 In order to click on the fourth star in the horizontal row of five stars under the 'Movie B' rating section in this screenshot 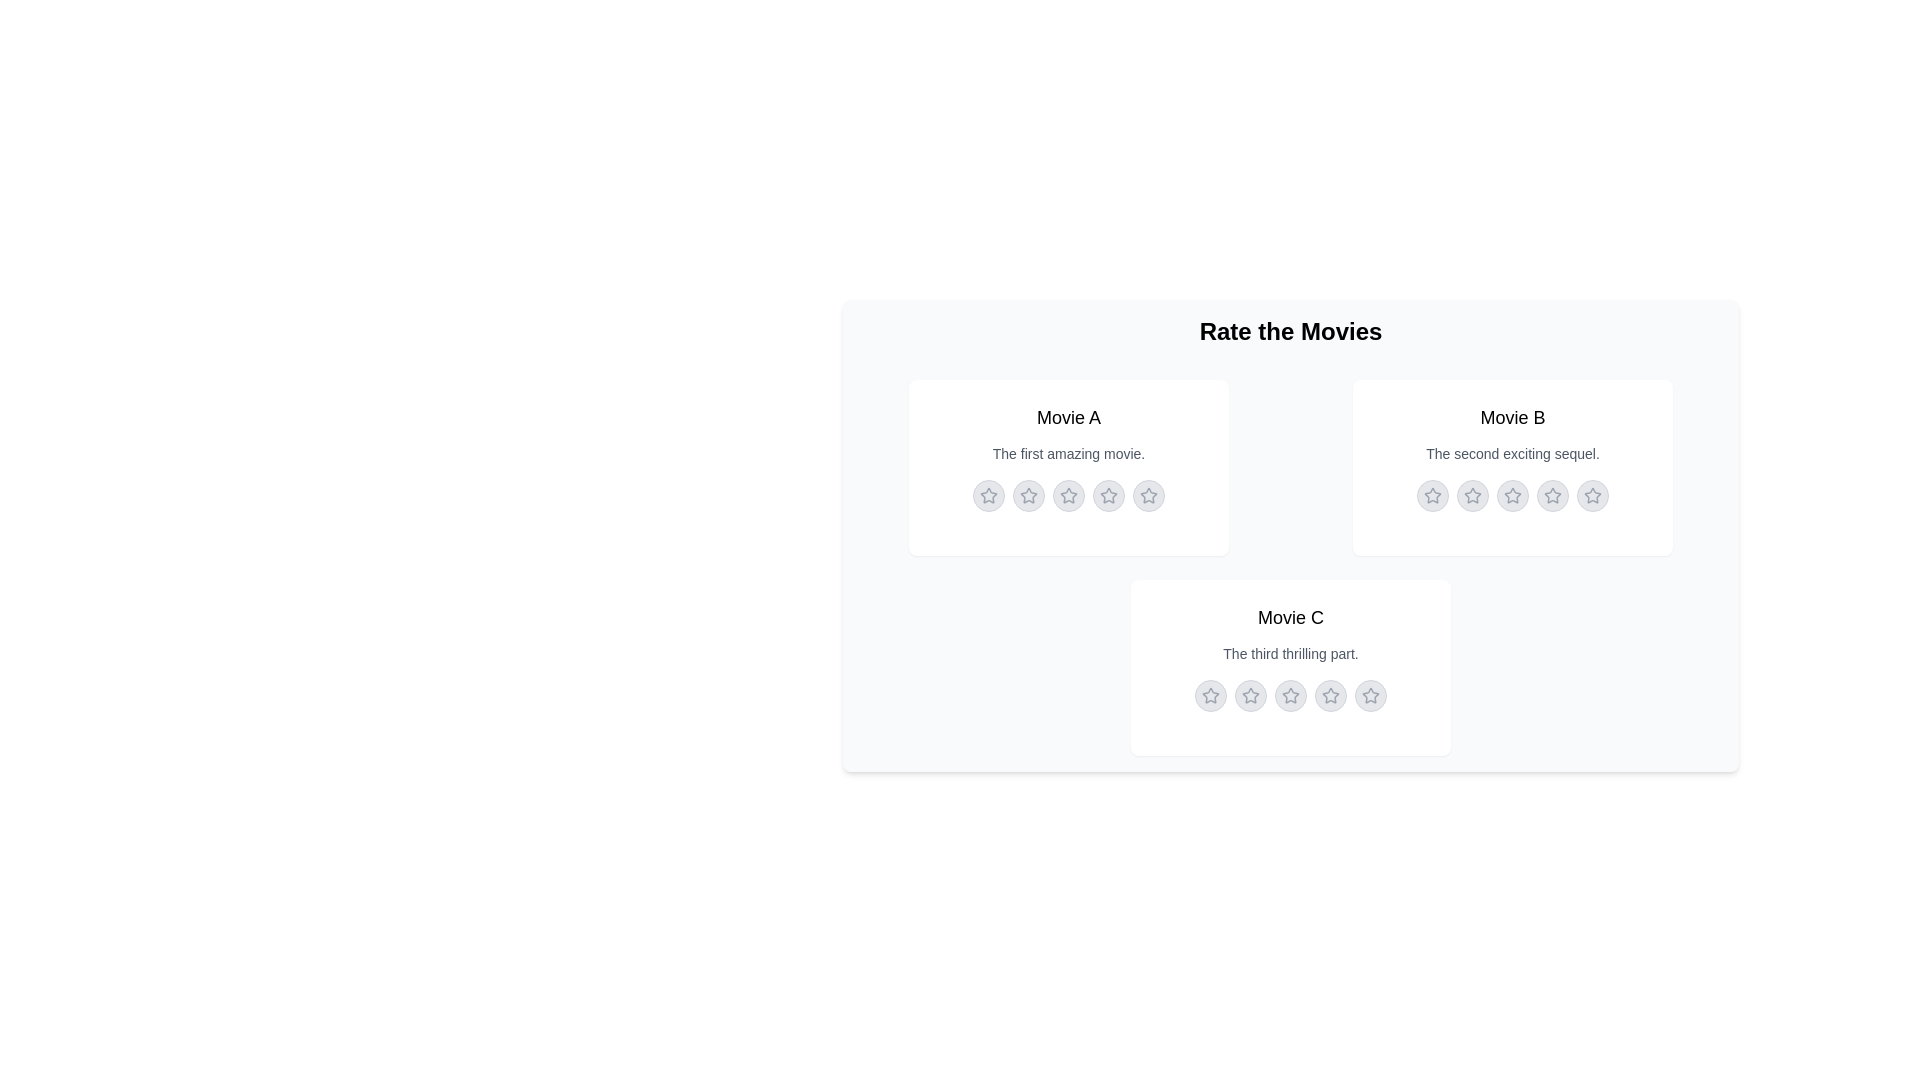, I will do `click(1552, 495)`.